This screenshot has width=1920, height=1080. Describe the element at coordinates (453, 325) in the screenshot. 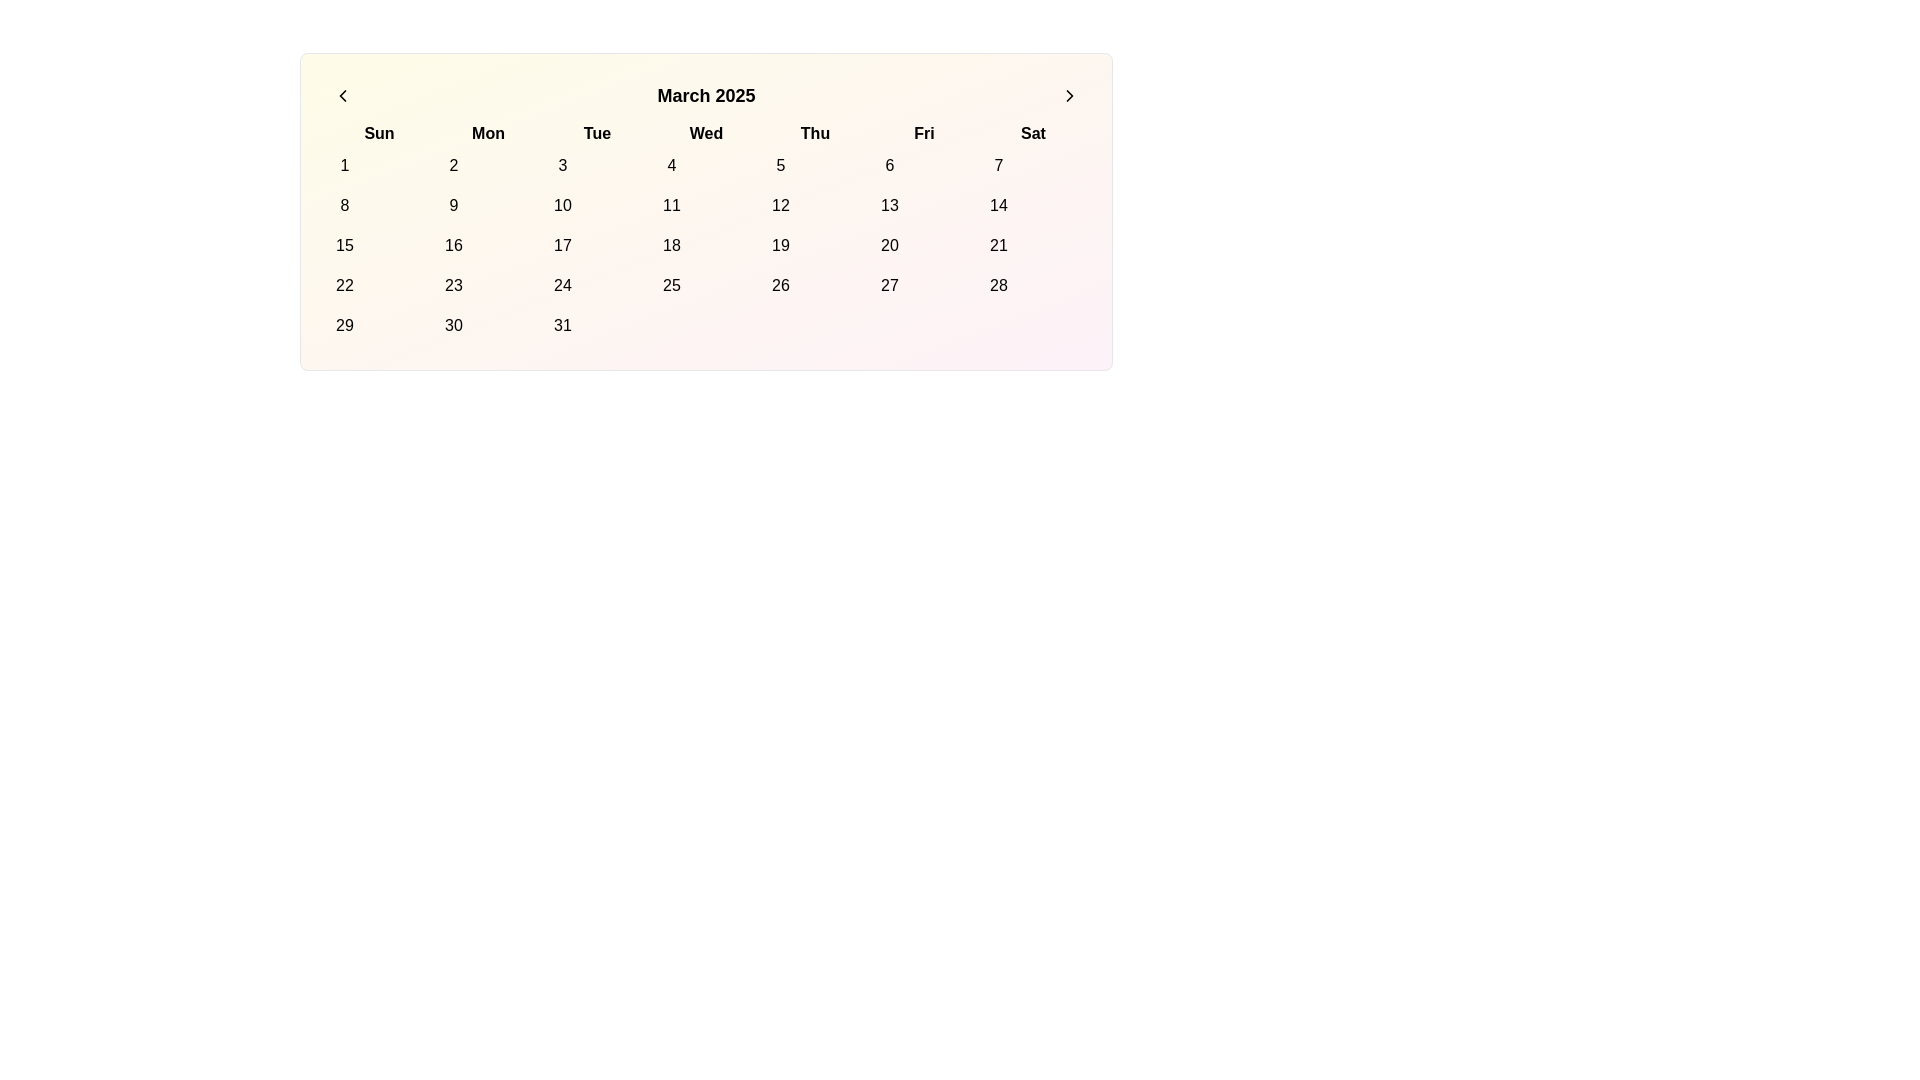

I see `the circular button labeled '30' with a light pink hover effect` at that location.